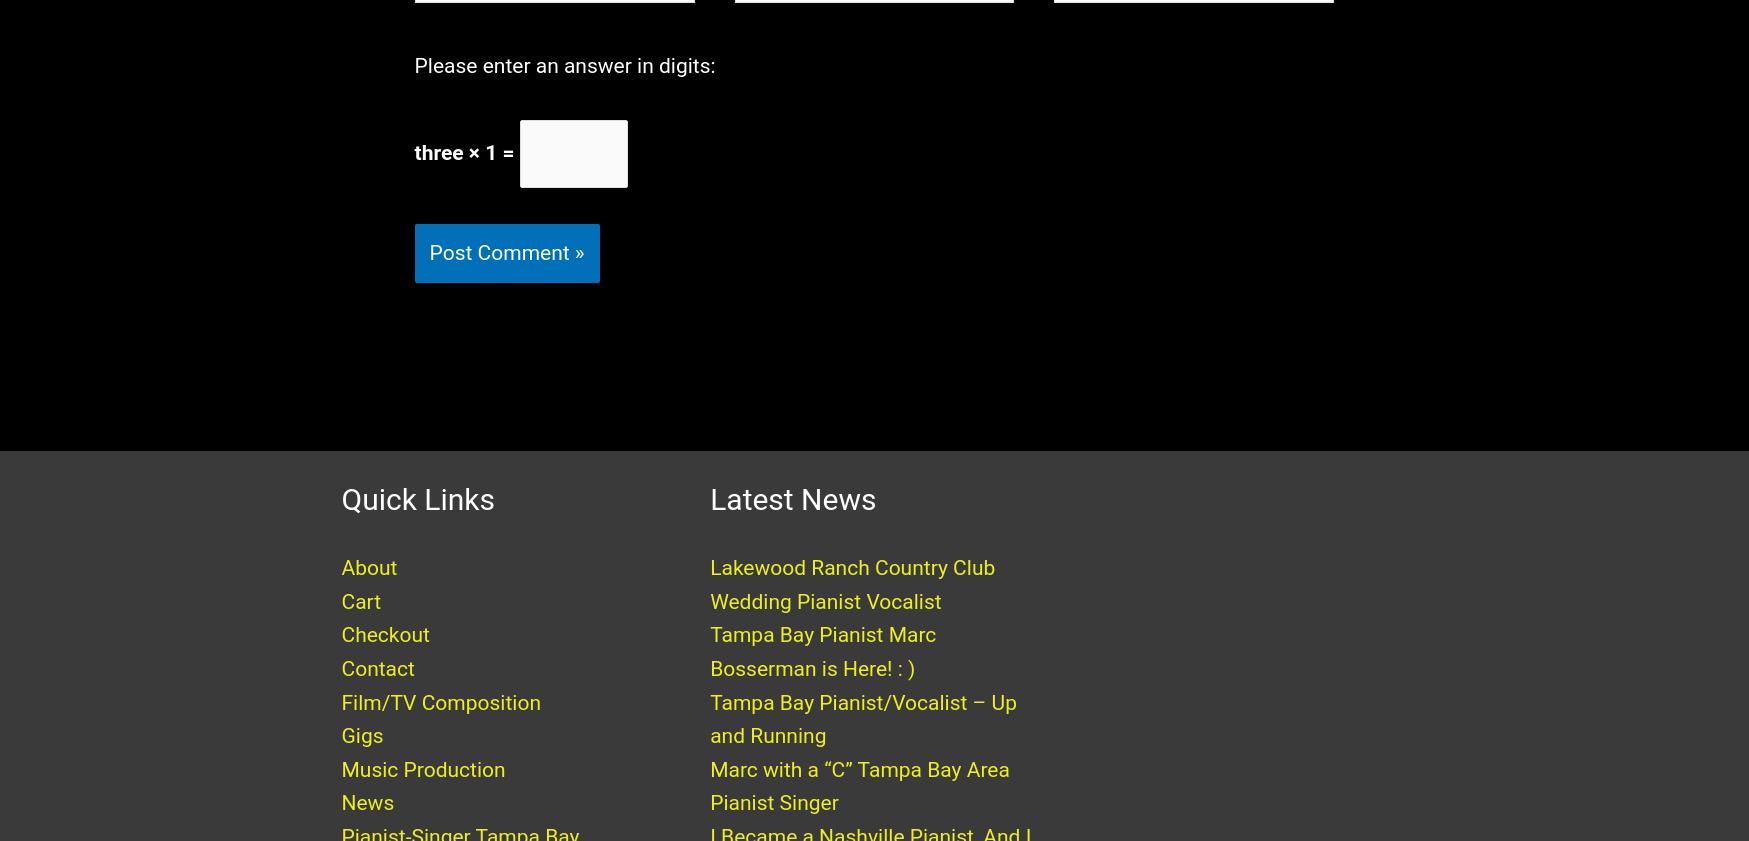 The height and width of the screenshot is (841, 1749). I want to click on 'Lakewood Ranch Country Club Wedding Pianist Vocalist', so click(708, 604).